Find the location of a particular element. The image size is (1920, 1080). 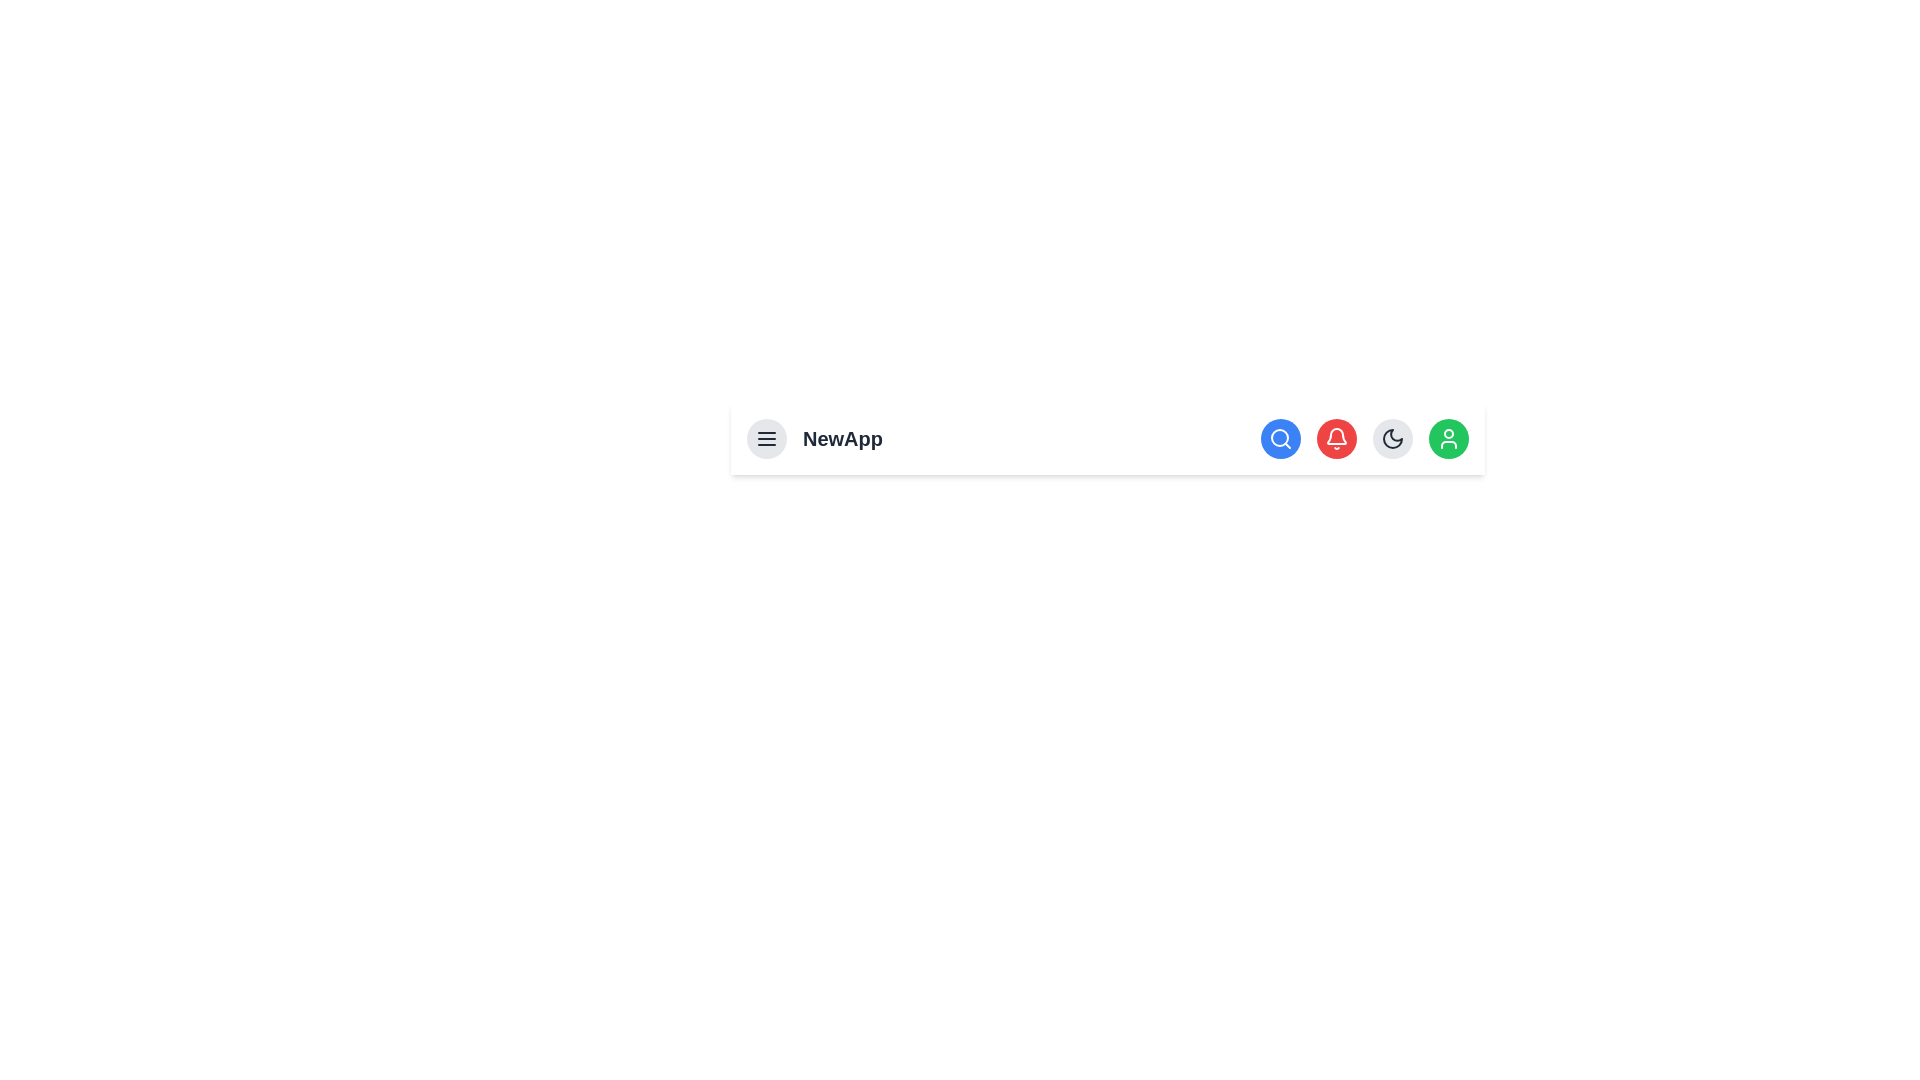

the user profile button to access the user profile is located at coordinates (1449, 438).